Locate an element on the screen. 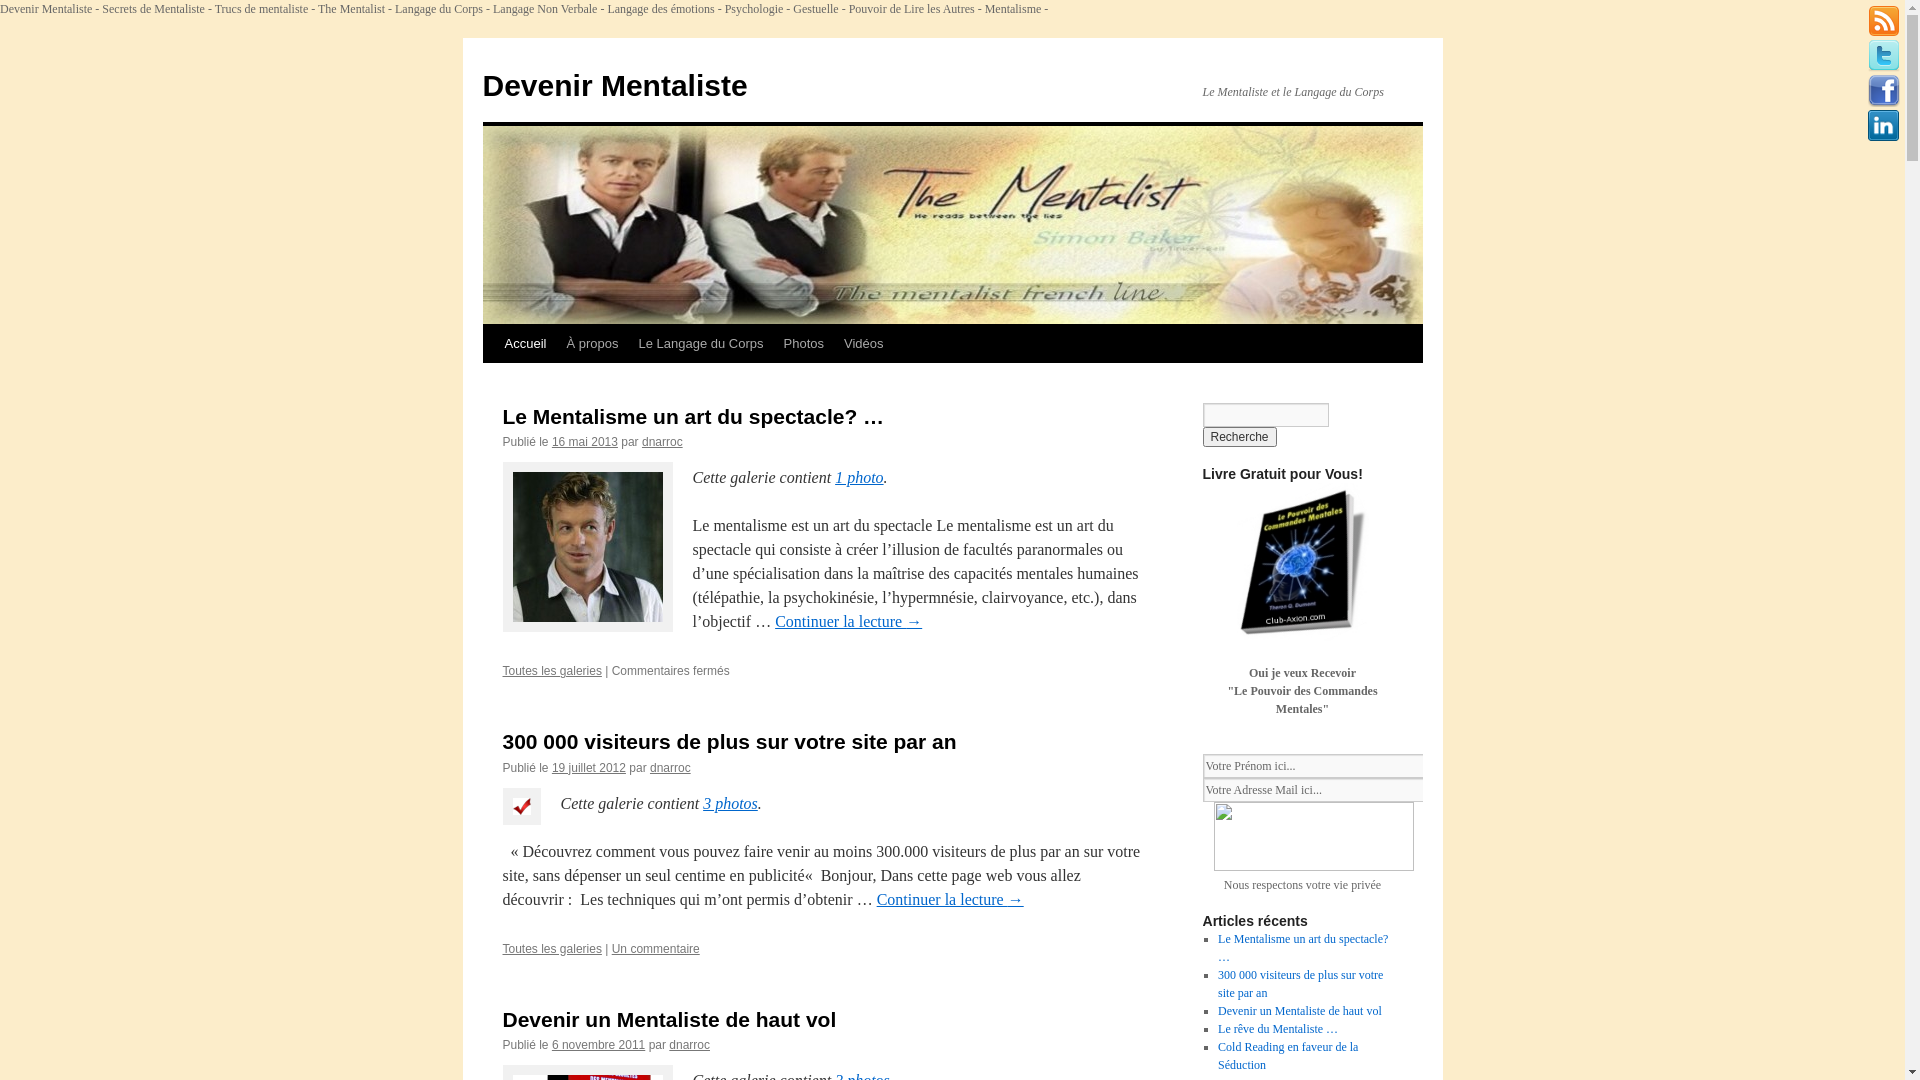  '6 novembre 2011' is located at coordinates (597, 1044).